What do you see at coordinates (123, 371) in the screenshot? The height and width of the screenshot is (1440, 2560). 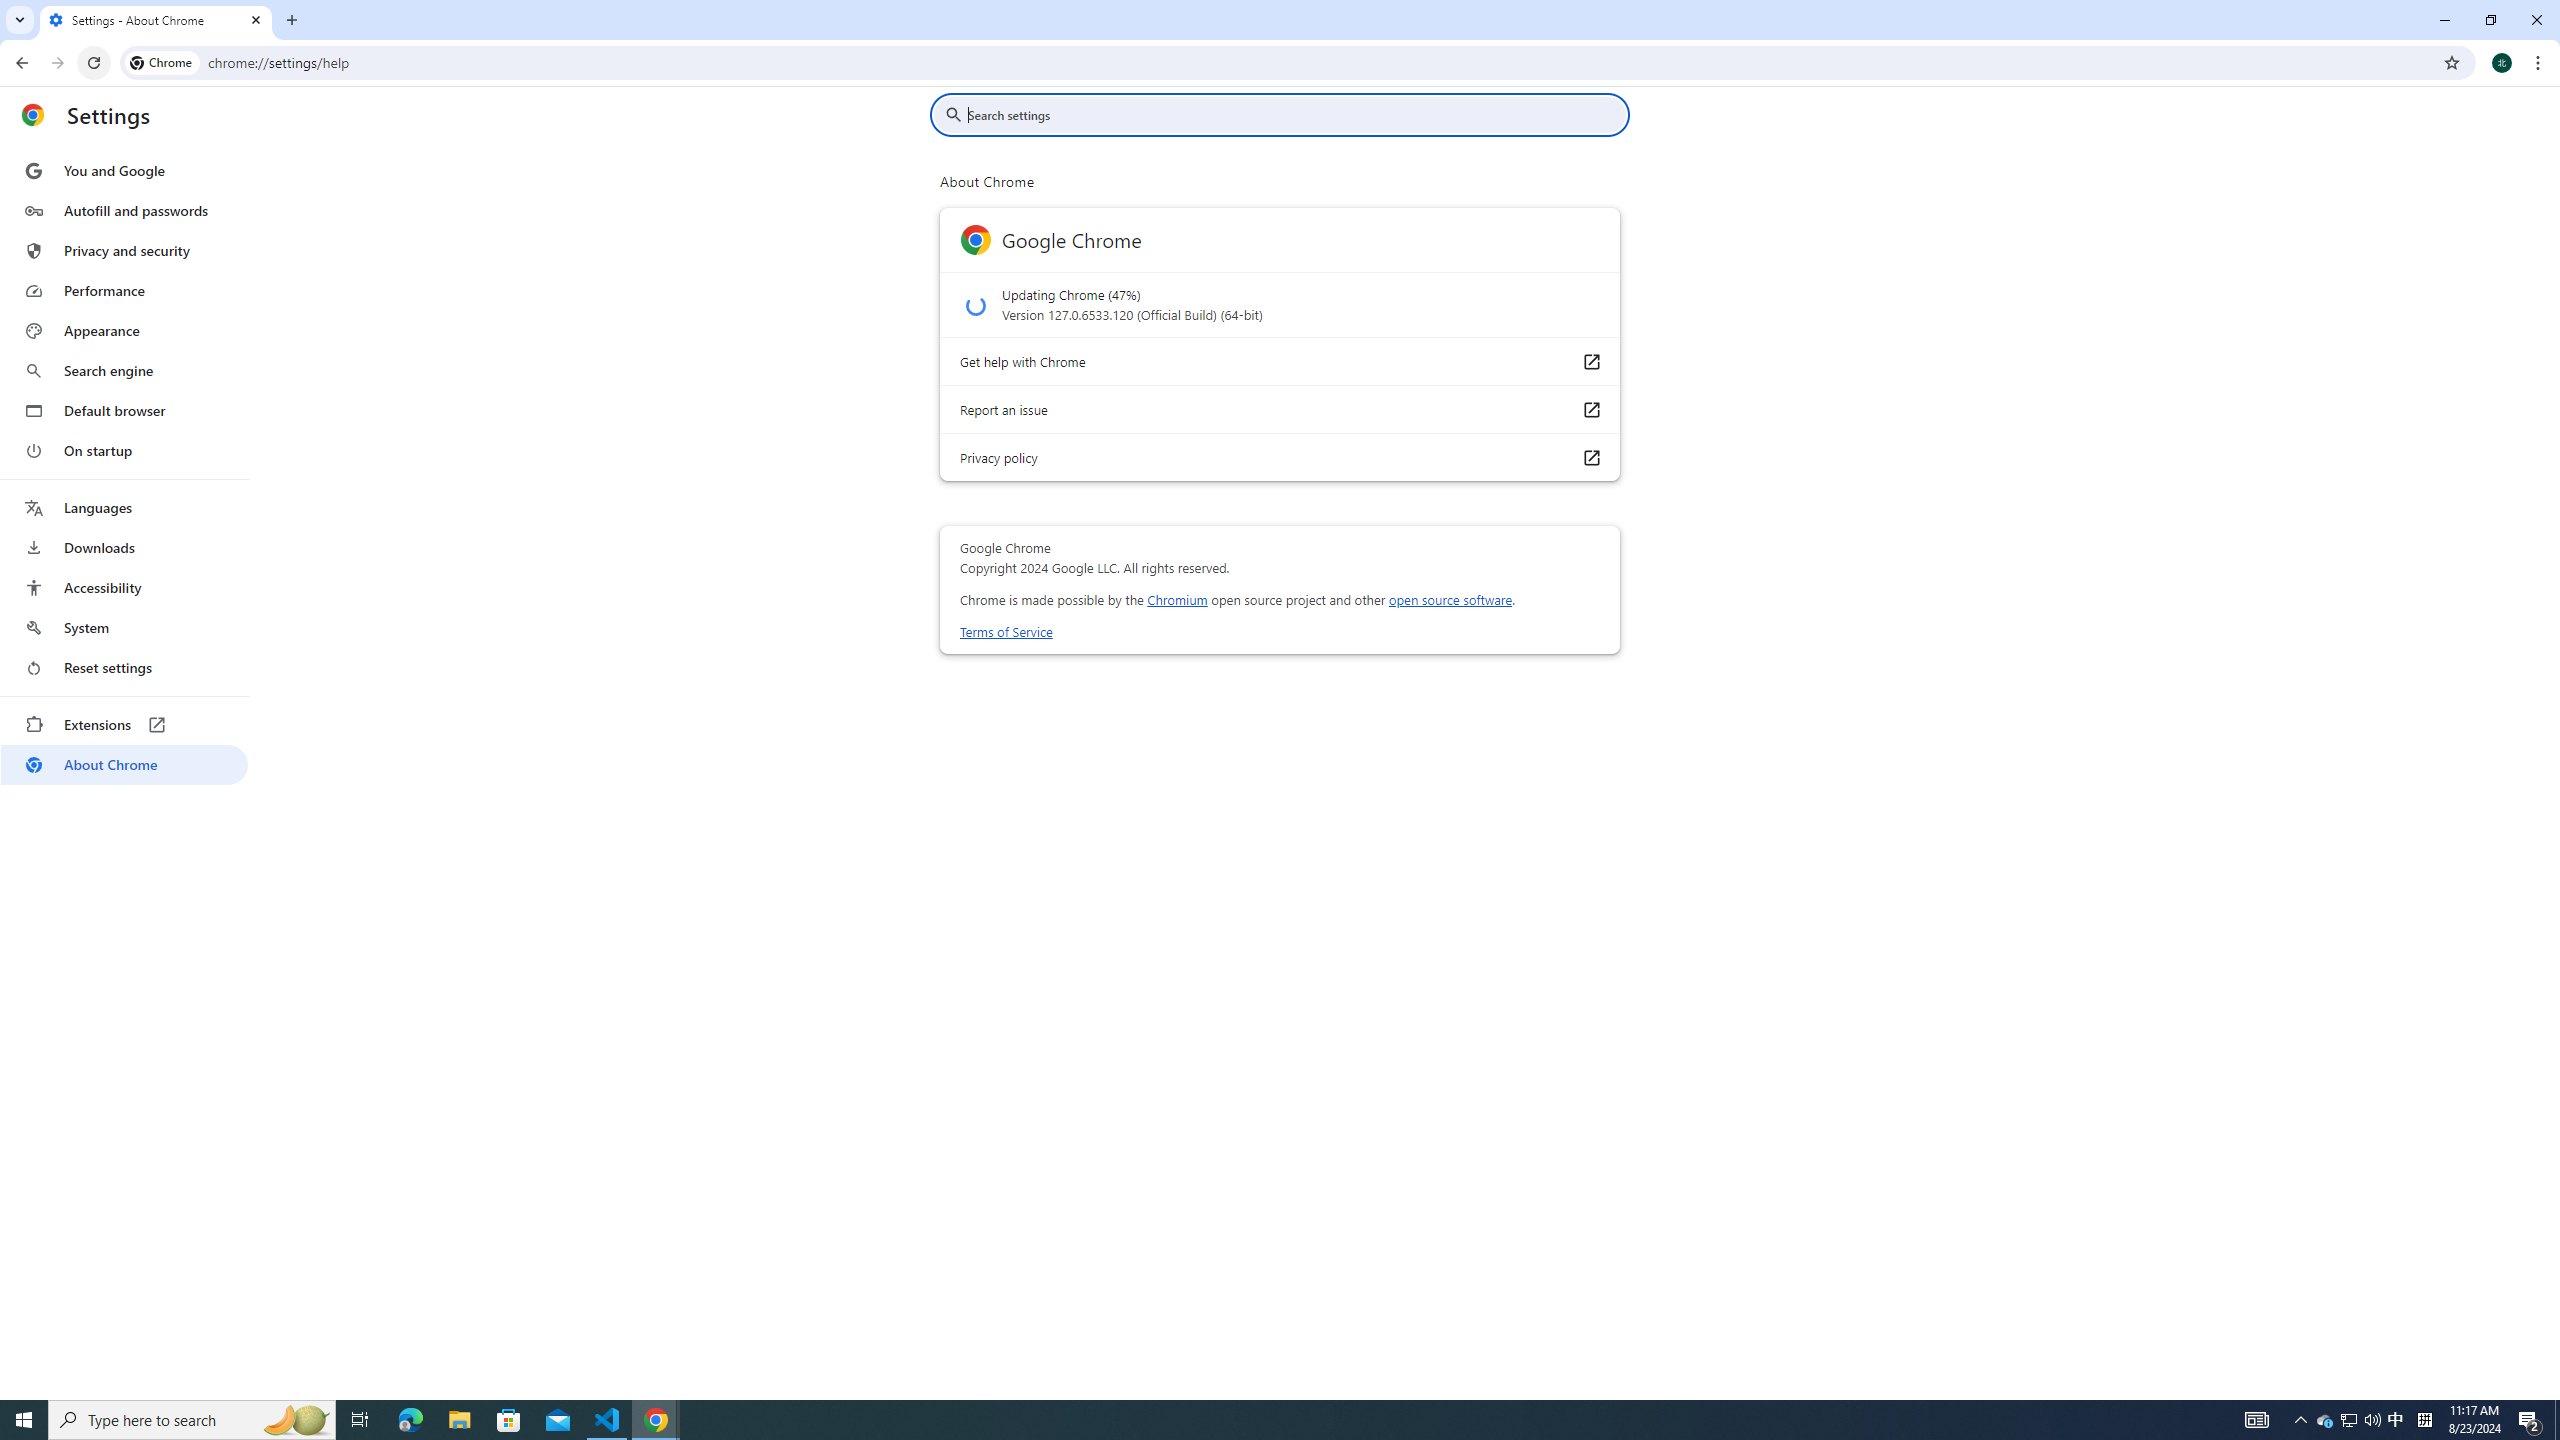 I see `'Search engine'` at bounding box center [123, 371].